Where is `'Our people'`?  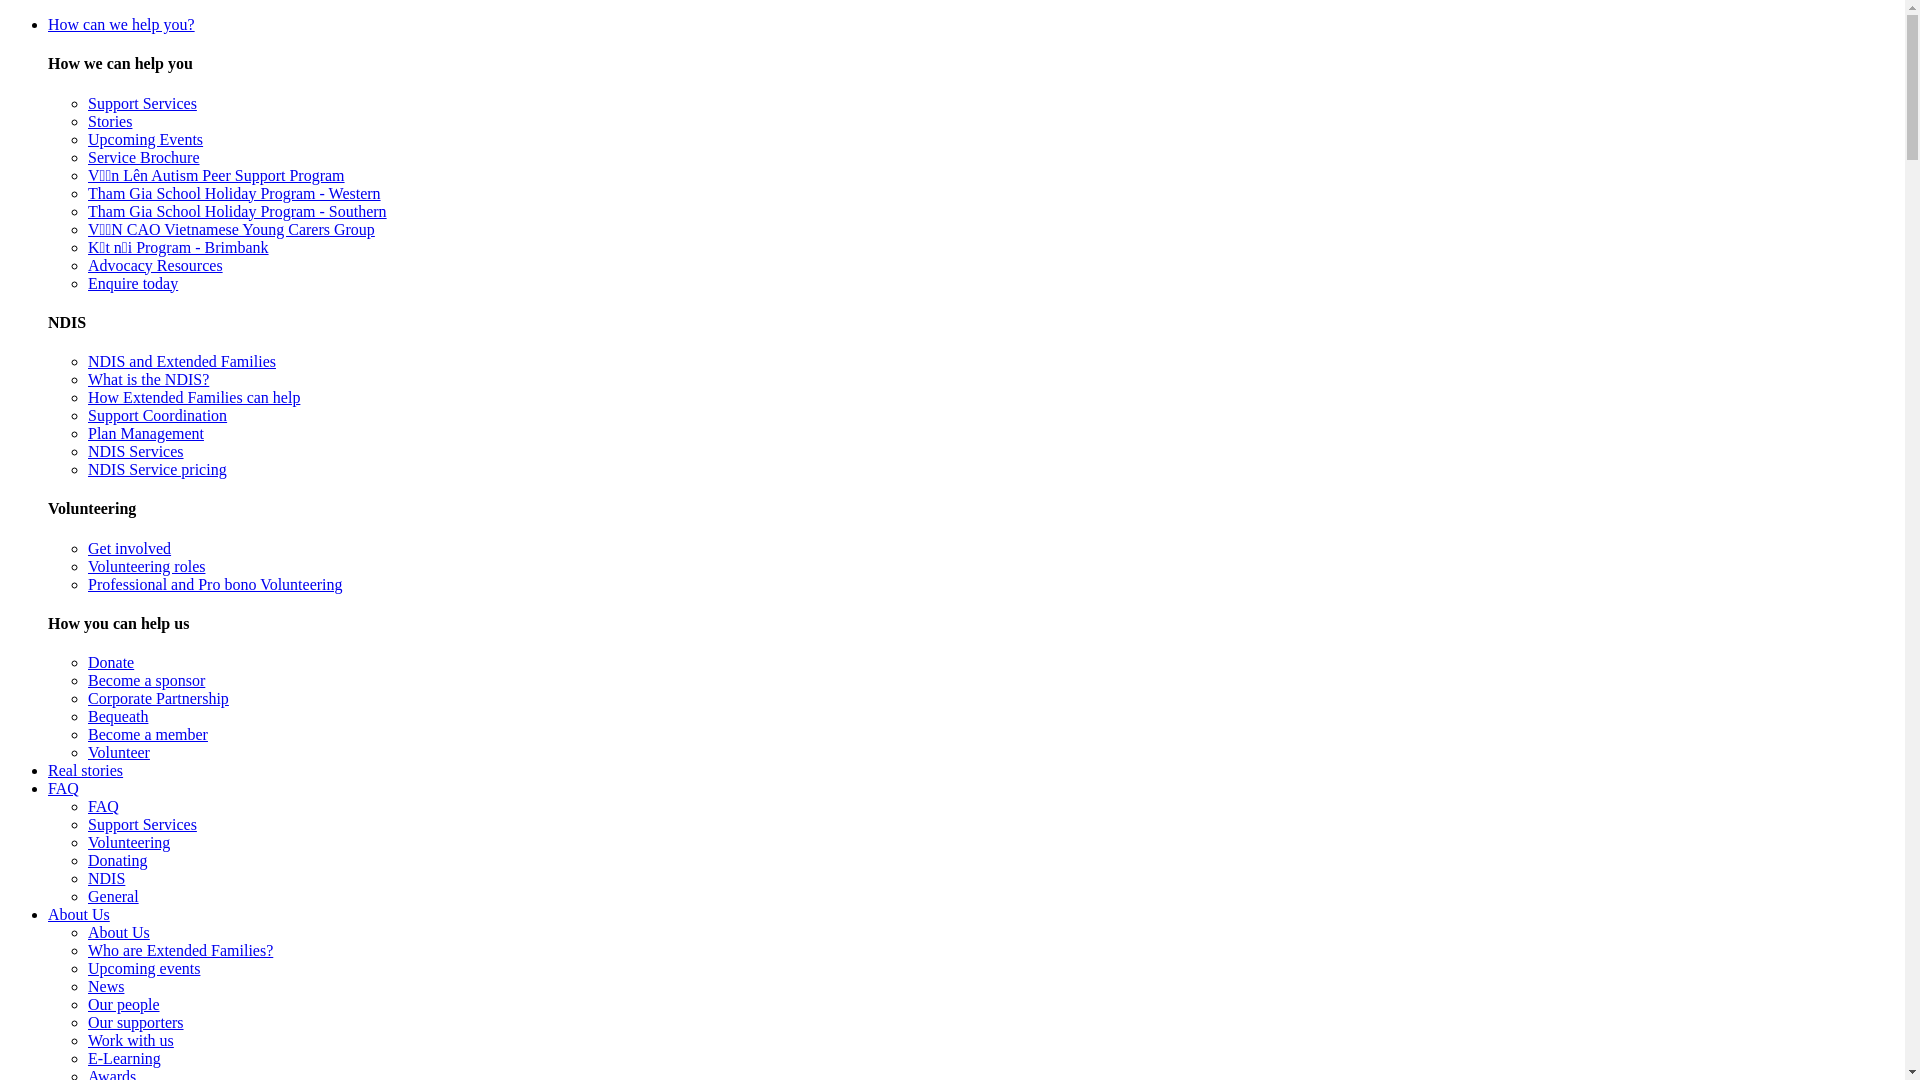
'Our people' is located at coordinates (123, 1004).